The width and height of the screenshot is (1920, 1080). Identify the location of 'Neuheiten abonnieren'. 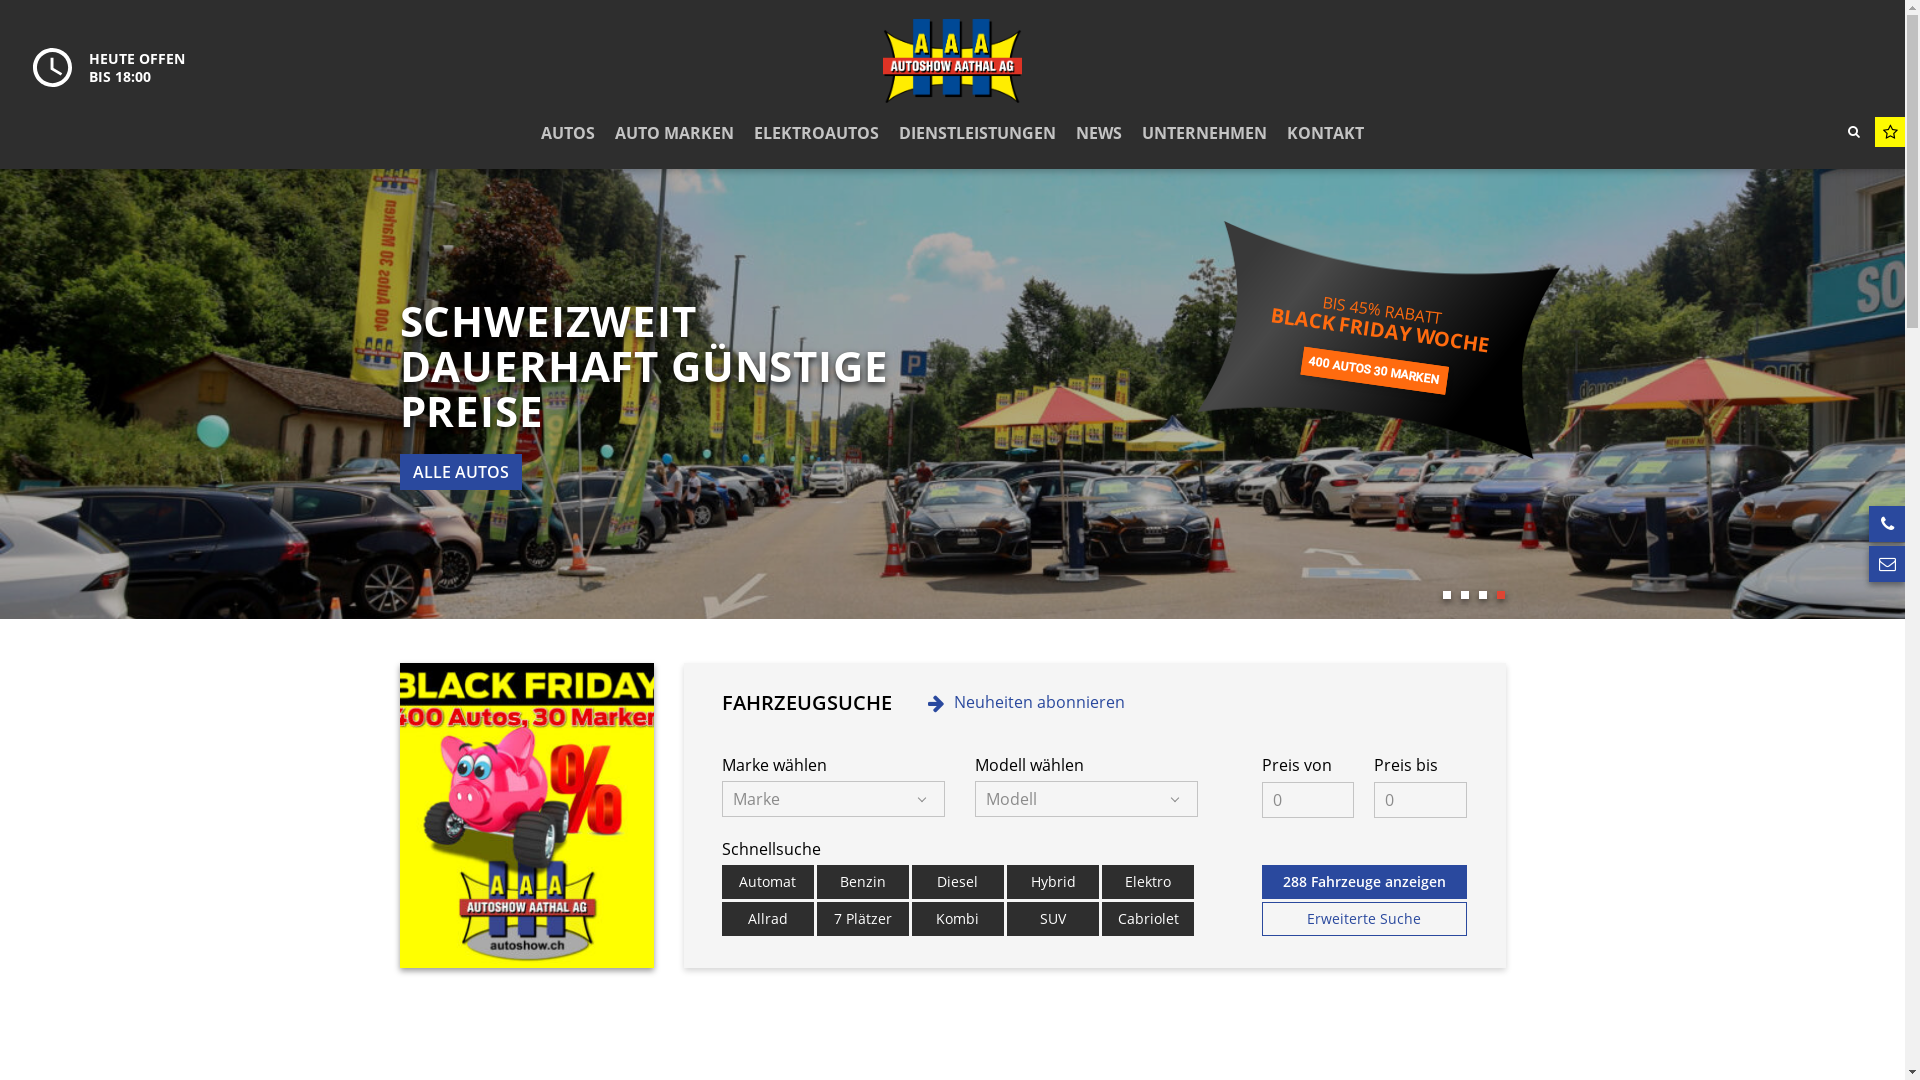
(1026, 701).